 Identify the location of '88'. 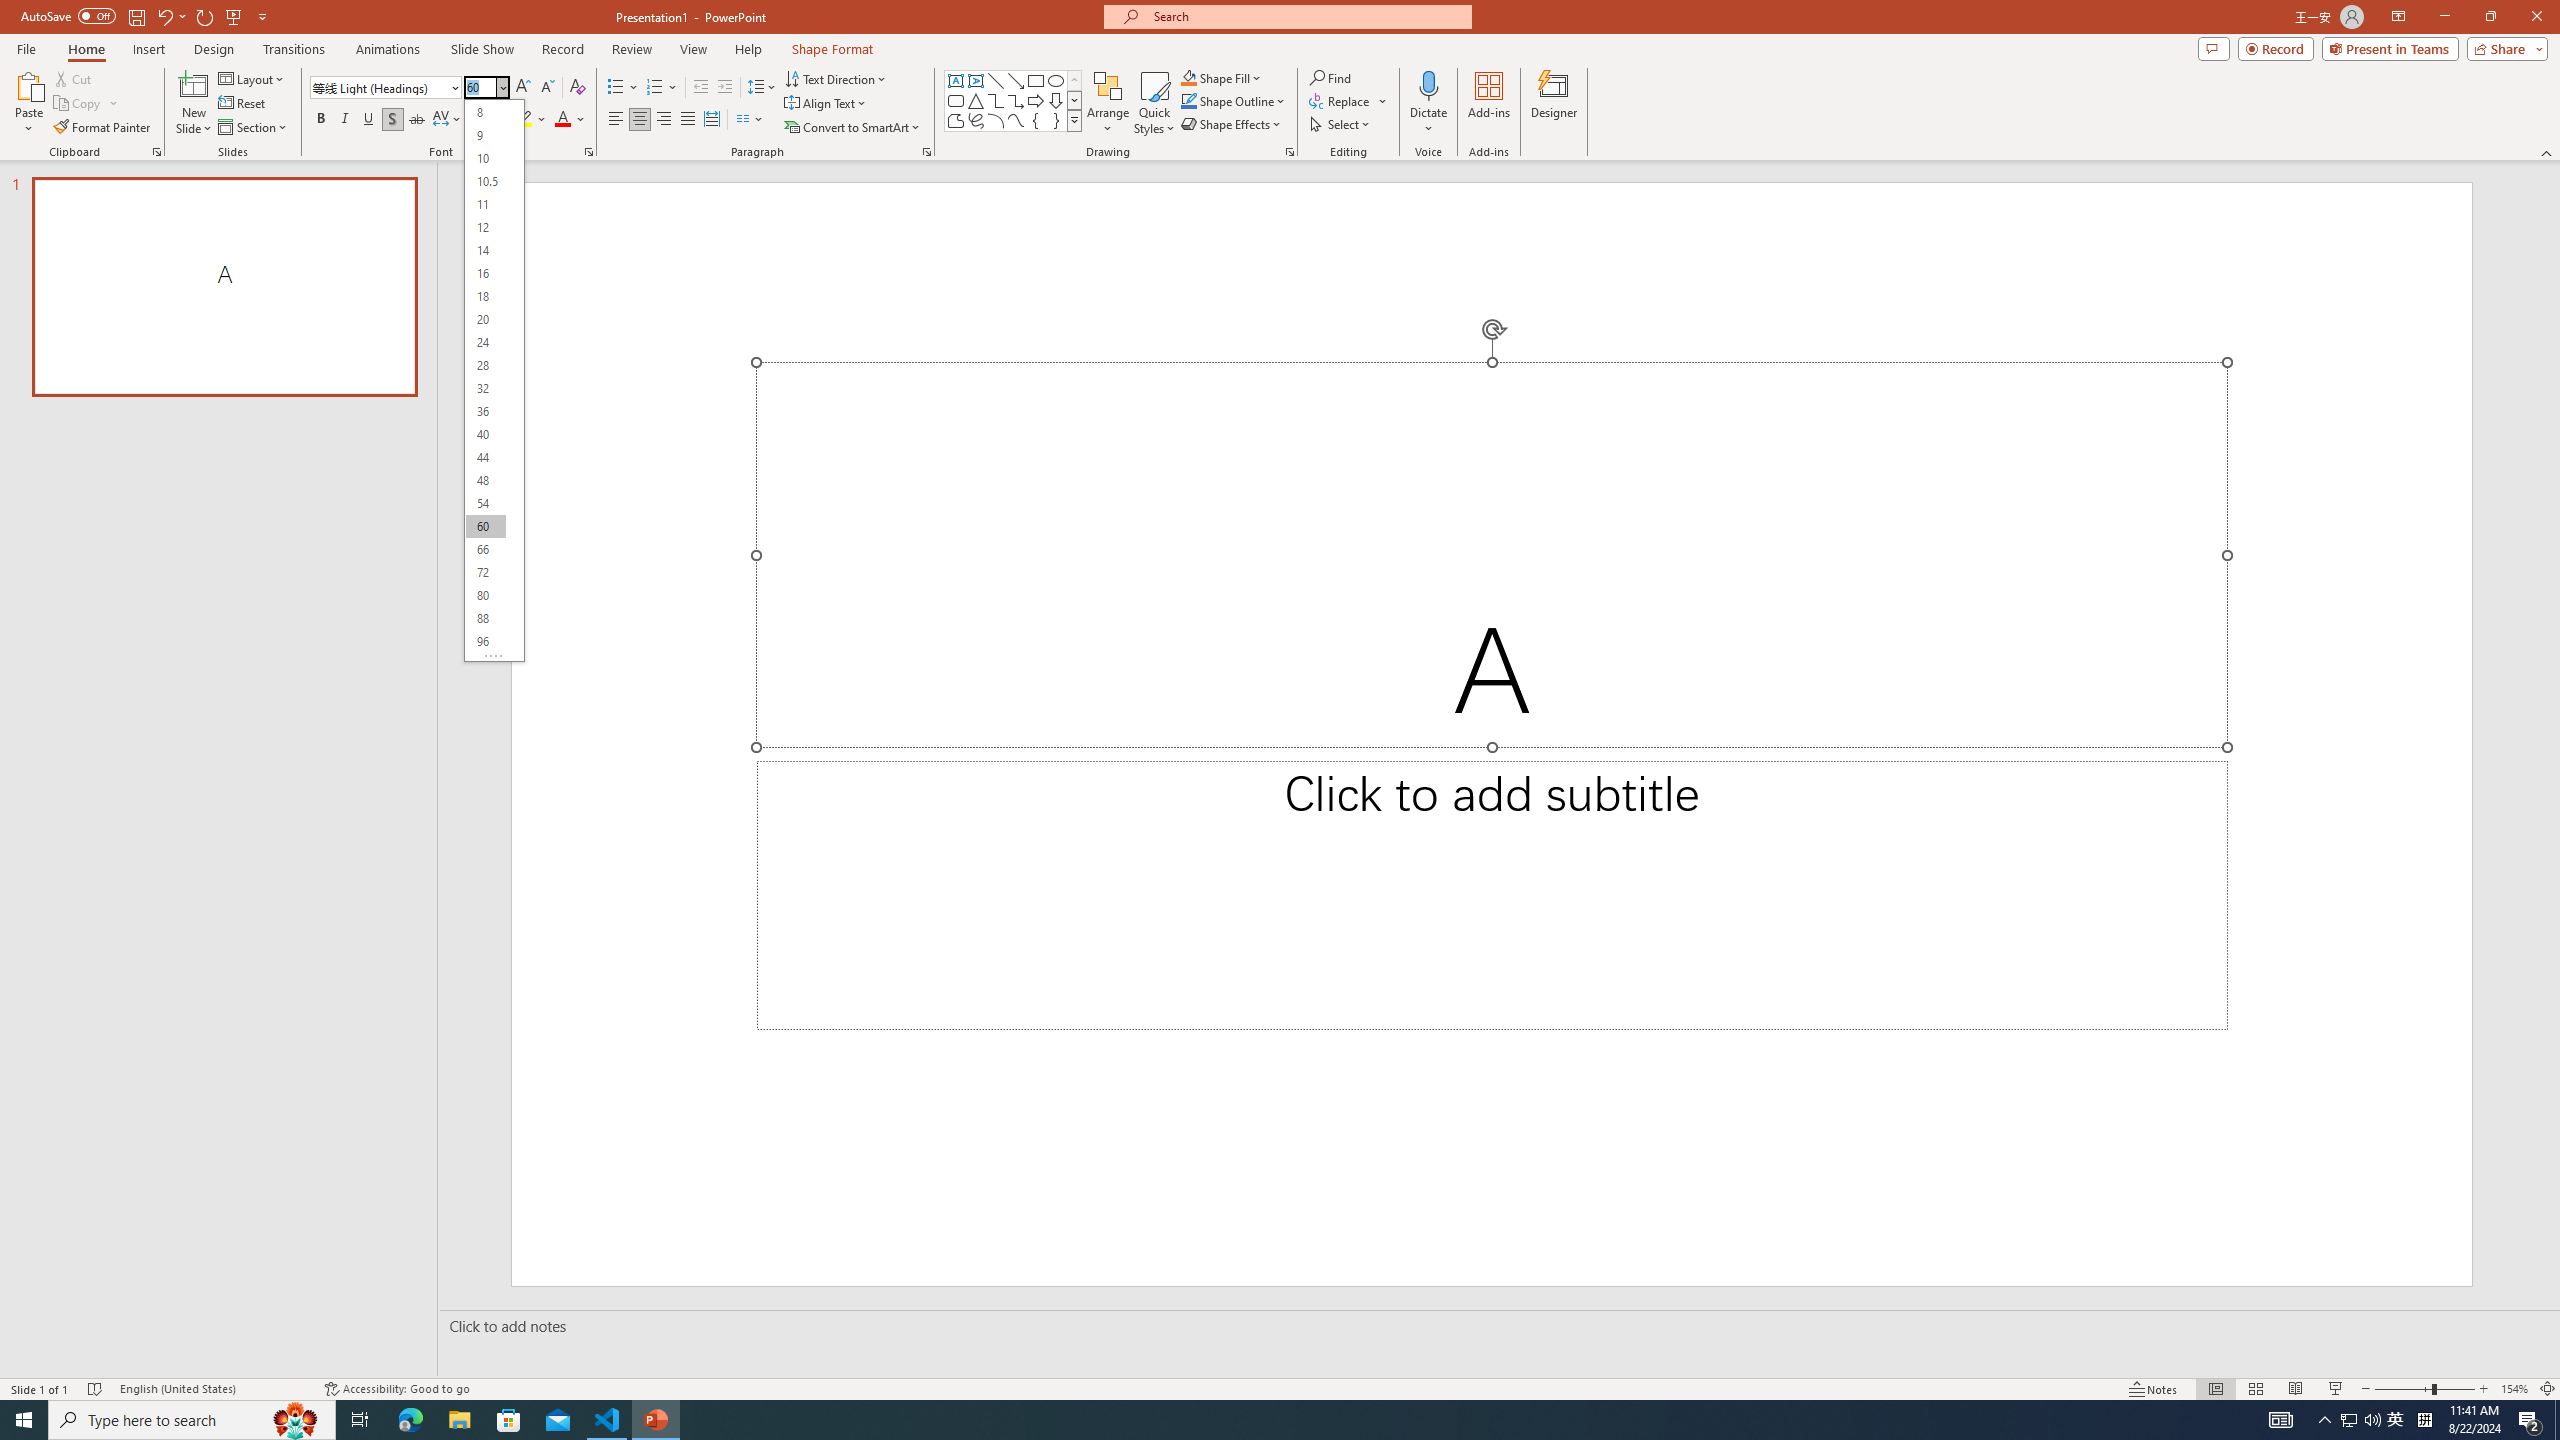
(485, 618).